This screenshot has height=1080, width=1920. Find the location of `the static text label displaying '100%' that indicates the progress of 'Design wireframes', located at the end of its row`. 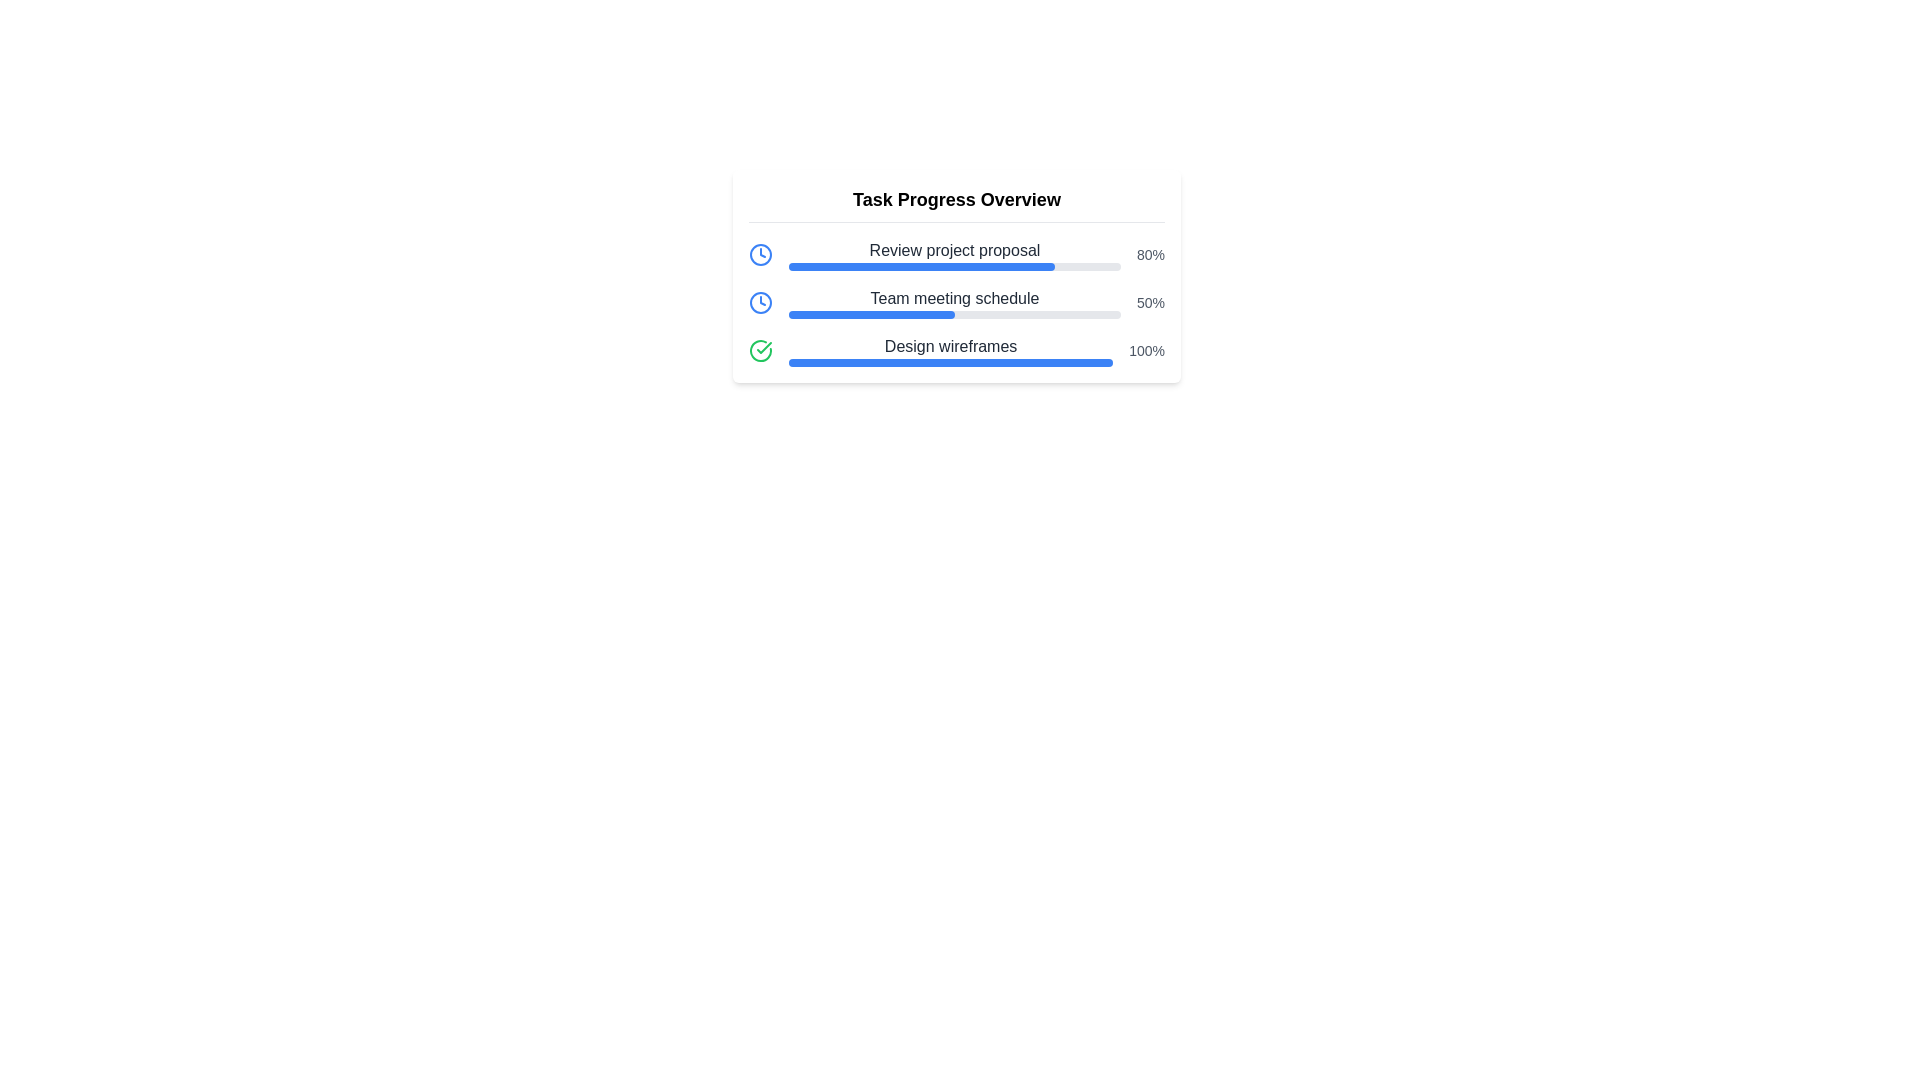

the static text label displaying '100%' that indicates the progress of 'Design wireframes', located at the end of its row is located at coordinates (1147, 350).